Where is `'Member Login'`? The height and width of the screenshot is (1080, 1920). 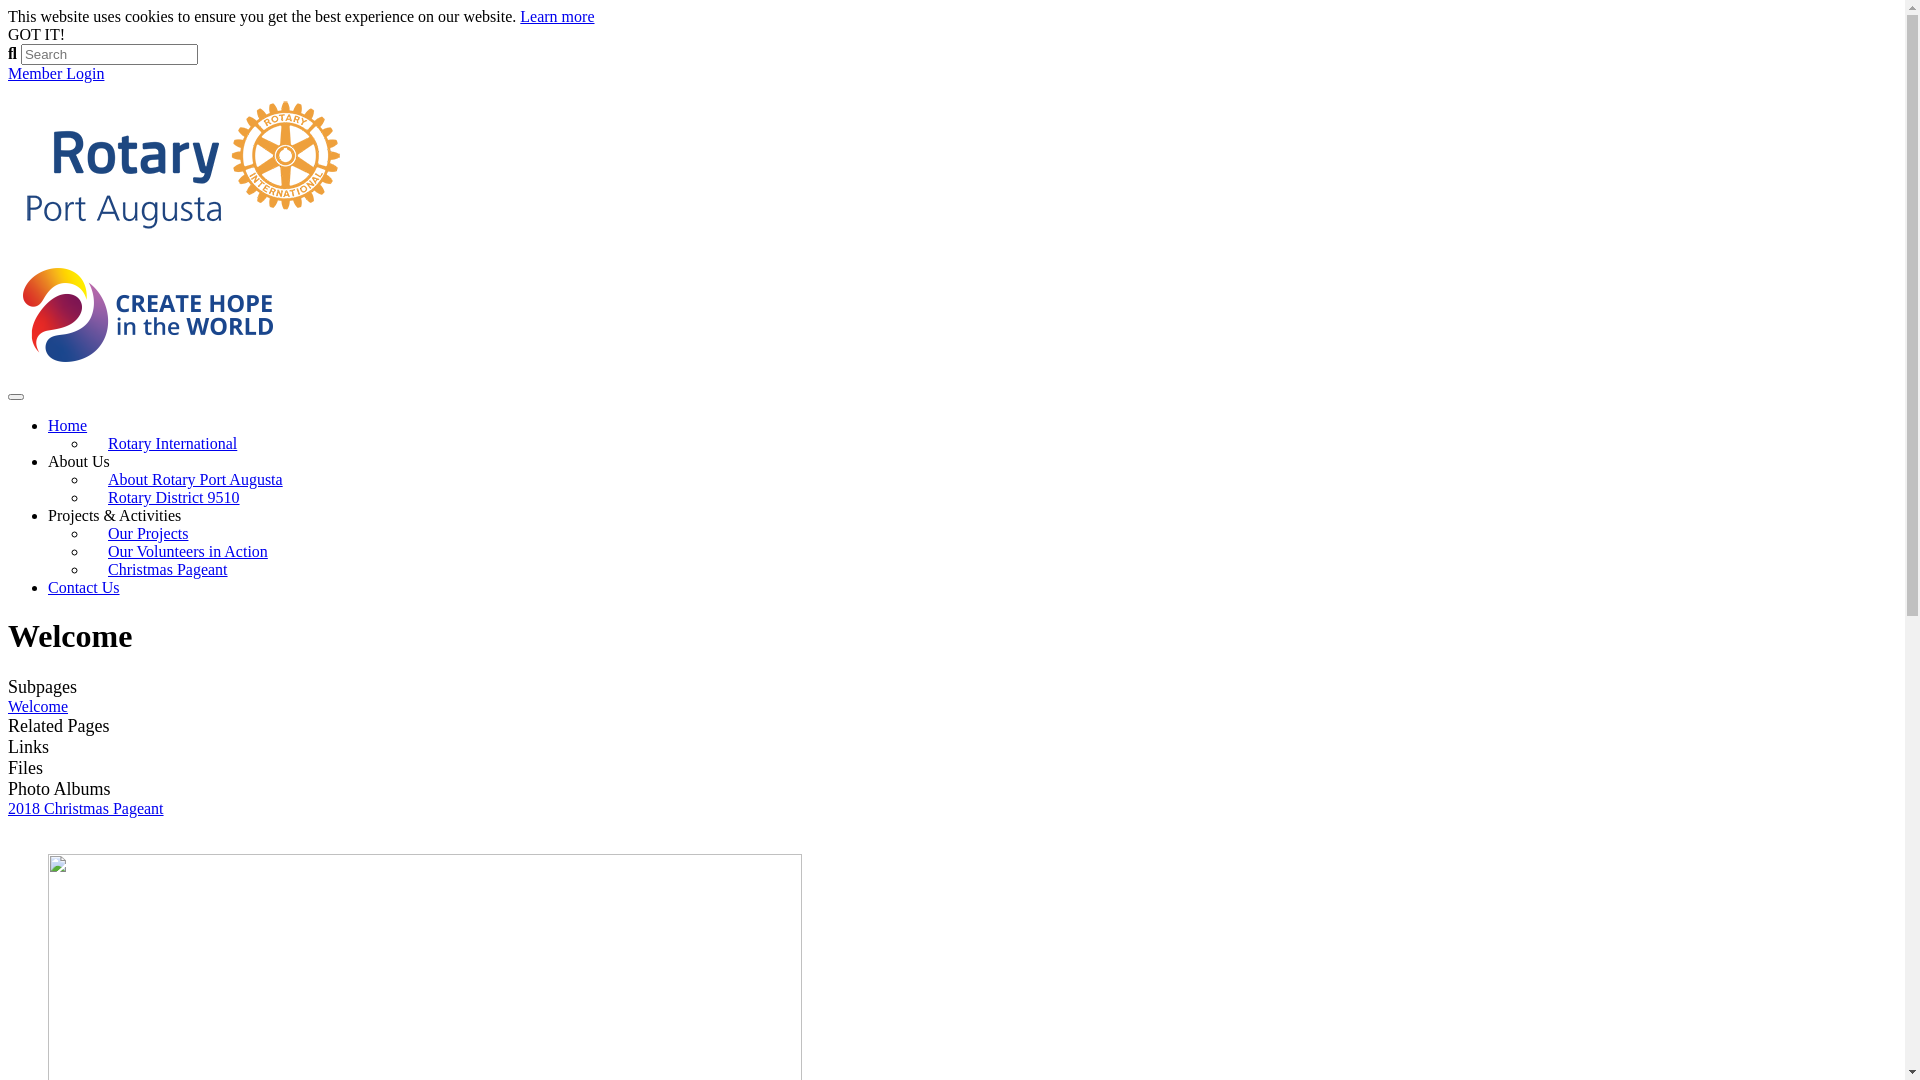 'Member Login' is located at coordinates (56, 72).